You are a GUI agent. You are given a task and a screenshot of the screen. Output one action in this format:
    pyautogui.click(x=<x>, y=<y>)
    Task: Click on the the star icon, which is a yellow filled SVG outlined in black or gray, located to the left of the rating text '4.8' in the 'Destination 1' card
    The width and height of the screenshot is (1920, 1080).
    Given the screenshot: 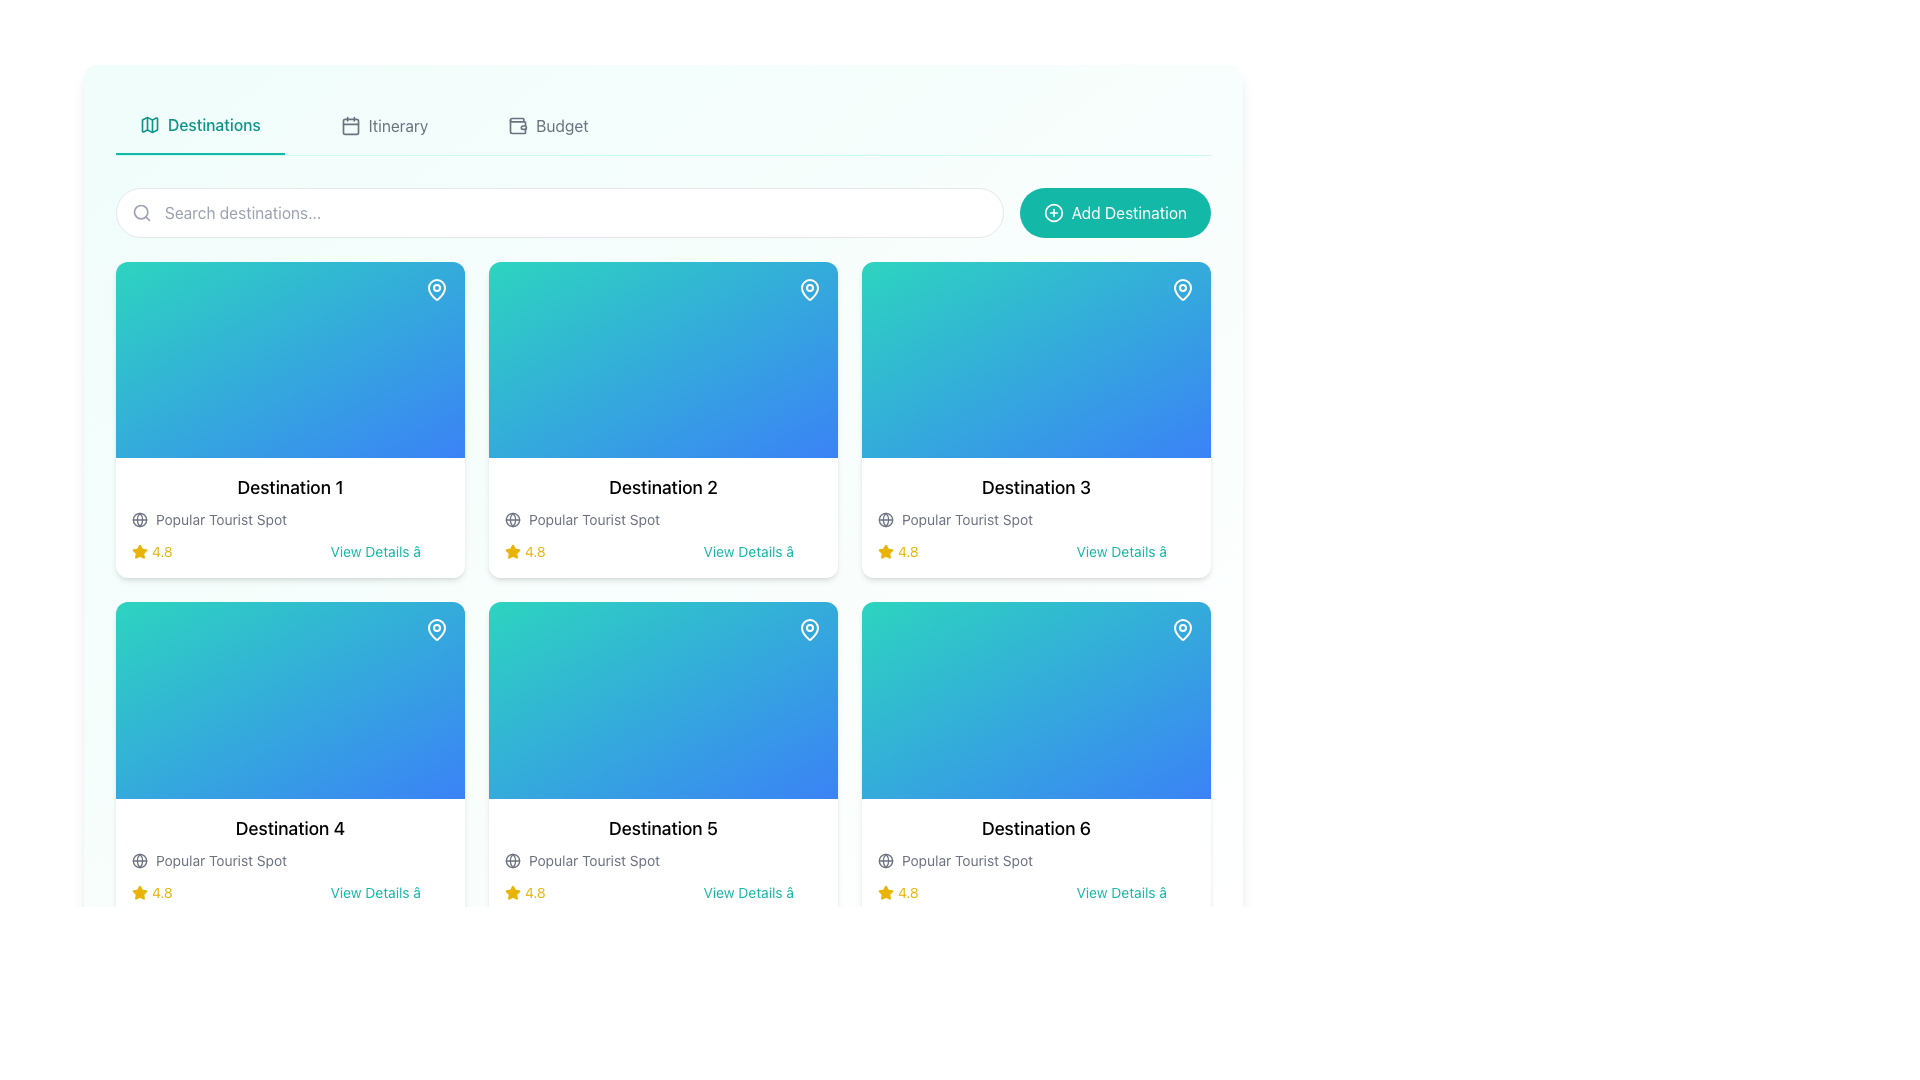 What is the action you would take?
    pyautogui.click(x=138, y=552)
    